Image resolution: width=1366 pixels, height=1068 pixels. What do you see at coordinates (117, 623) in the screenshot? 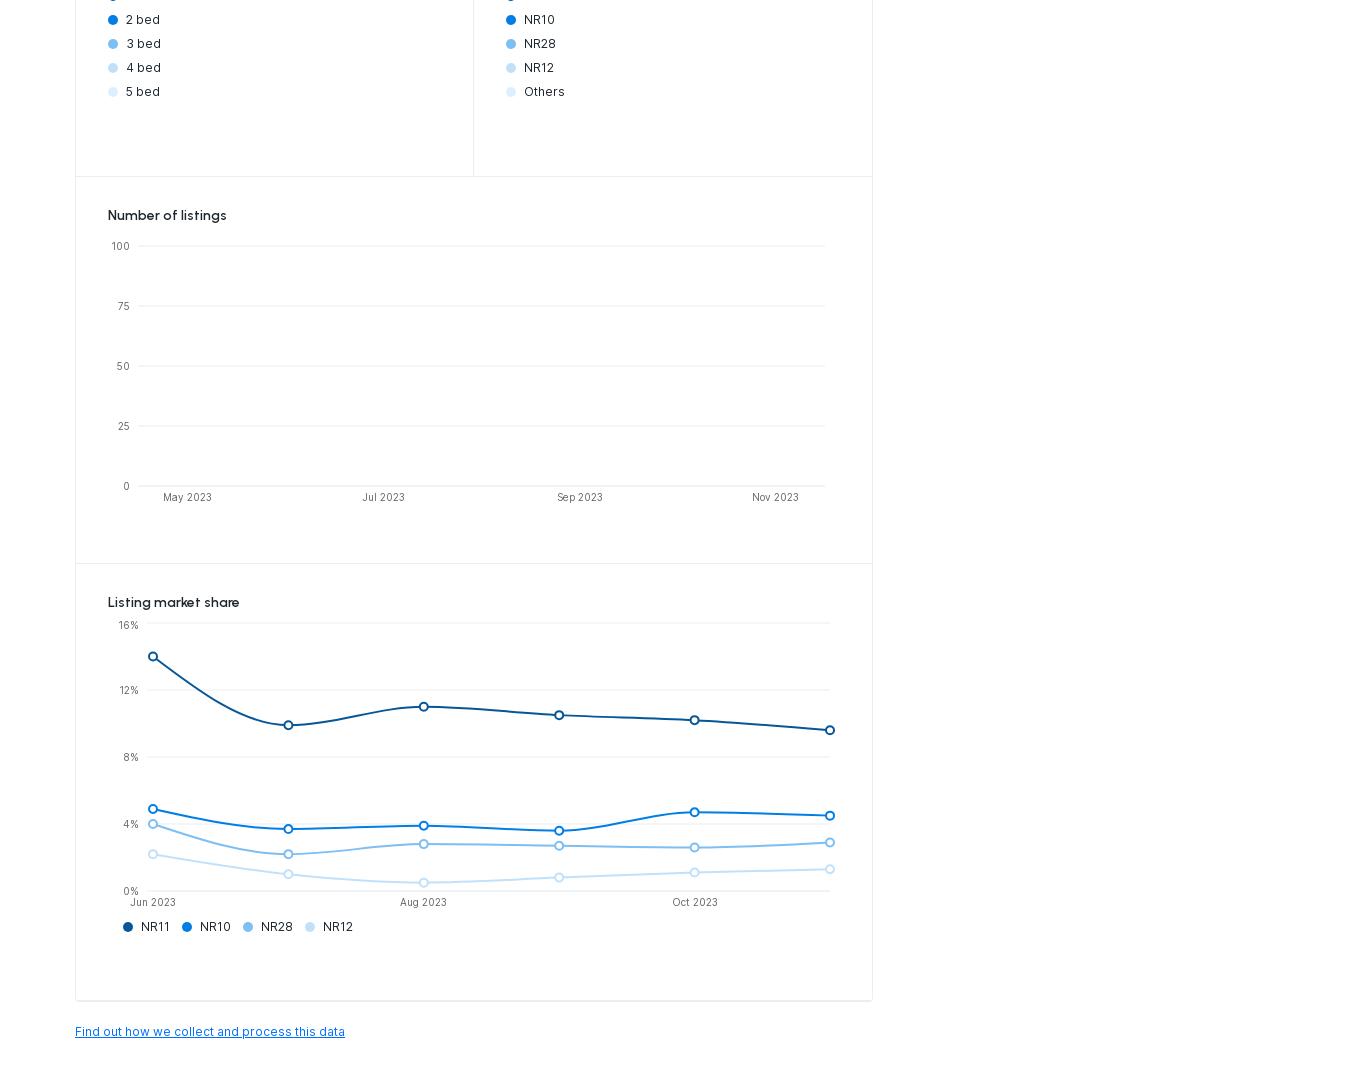
I see `'16%'` at bounding box center [117, 623].